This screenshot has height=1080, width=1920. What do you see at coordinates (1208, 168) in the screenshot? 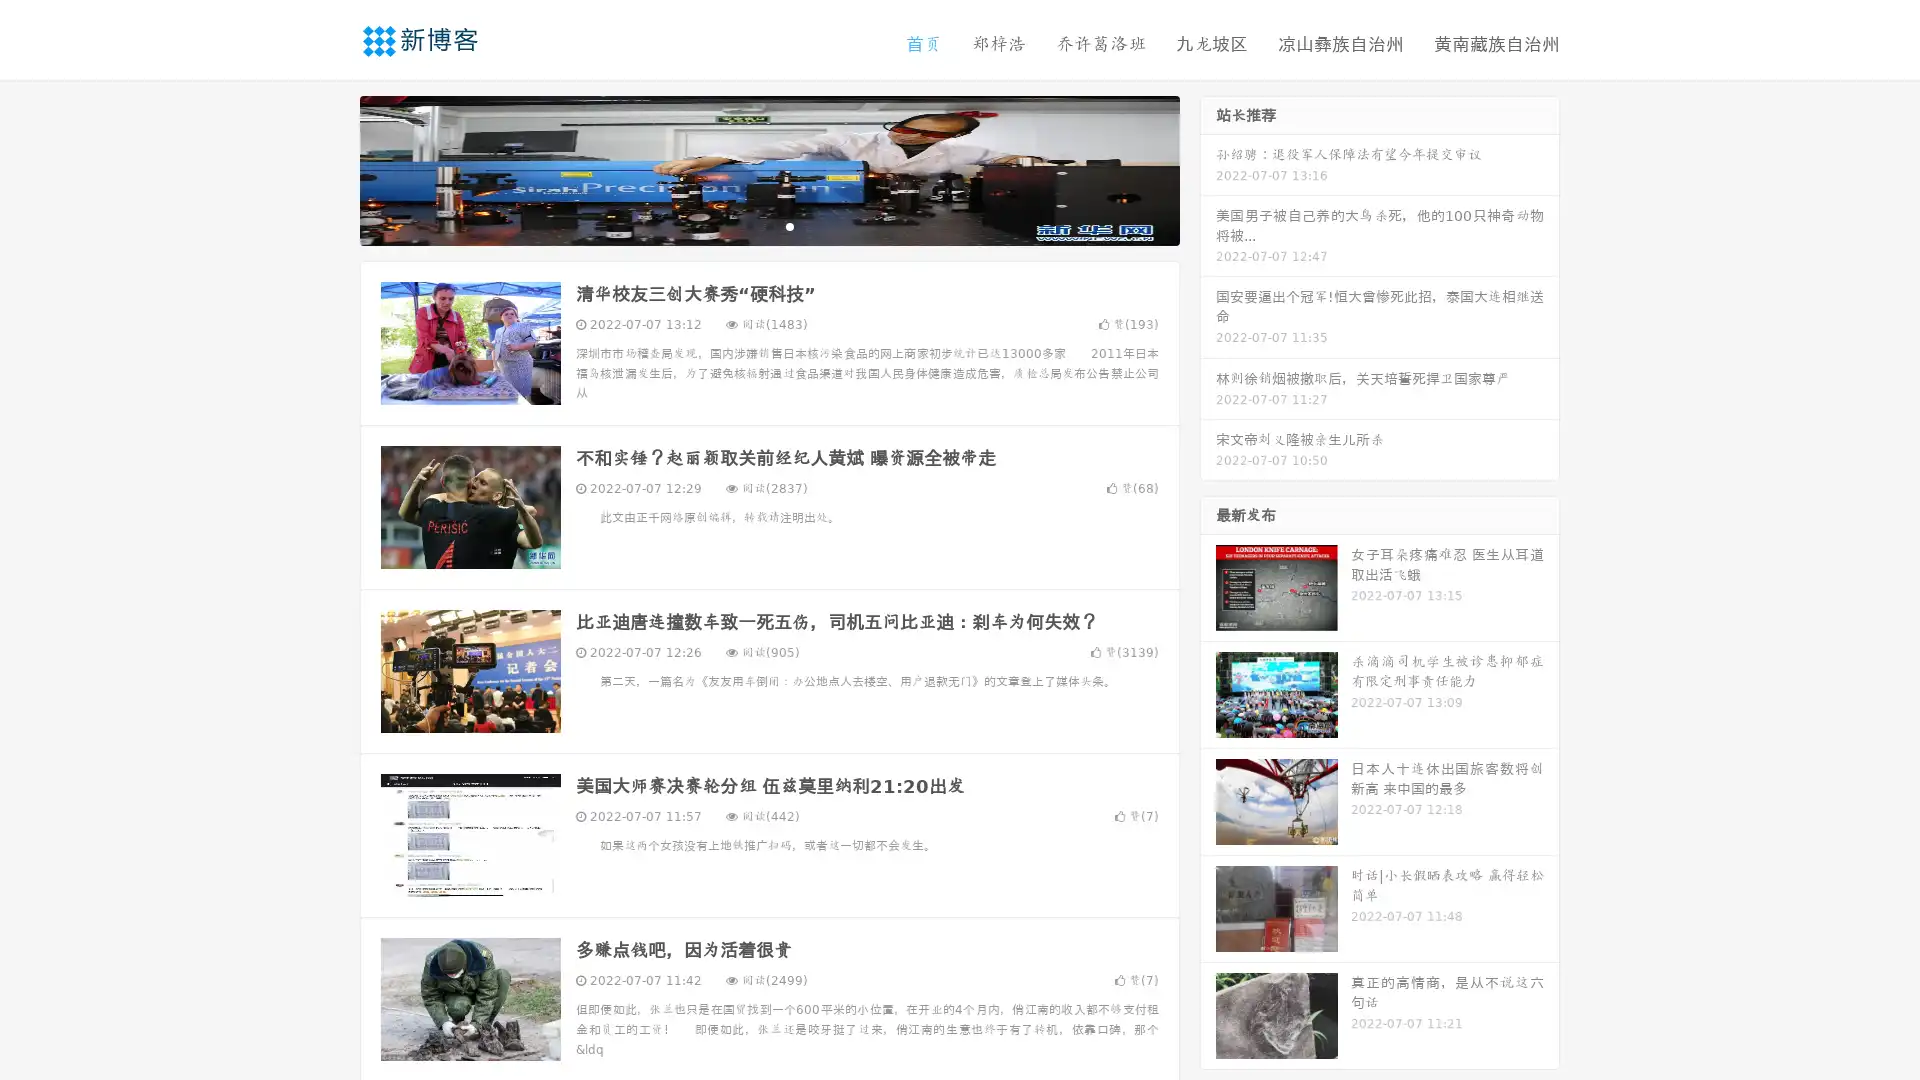
I see `Next slide` at bounding box center [1208, 168].